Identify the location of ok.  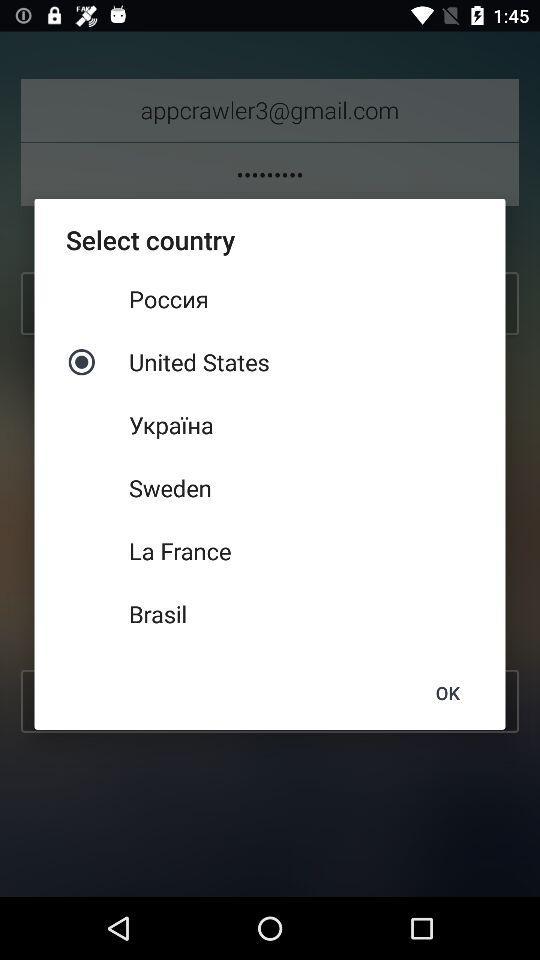
(447, 693).